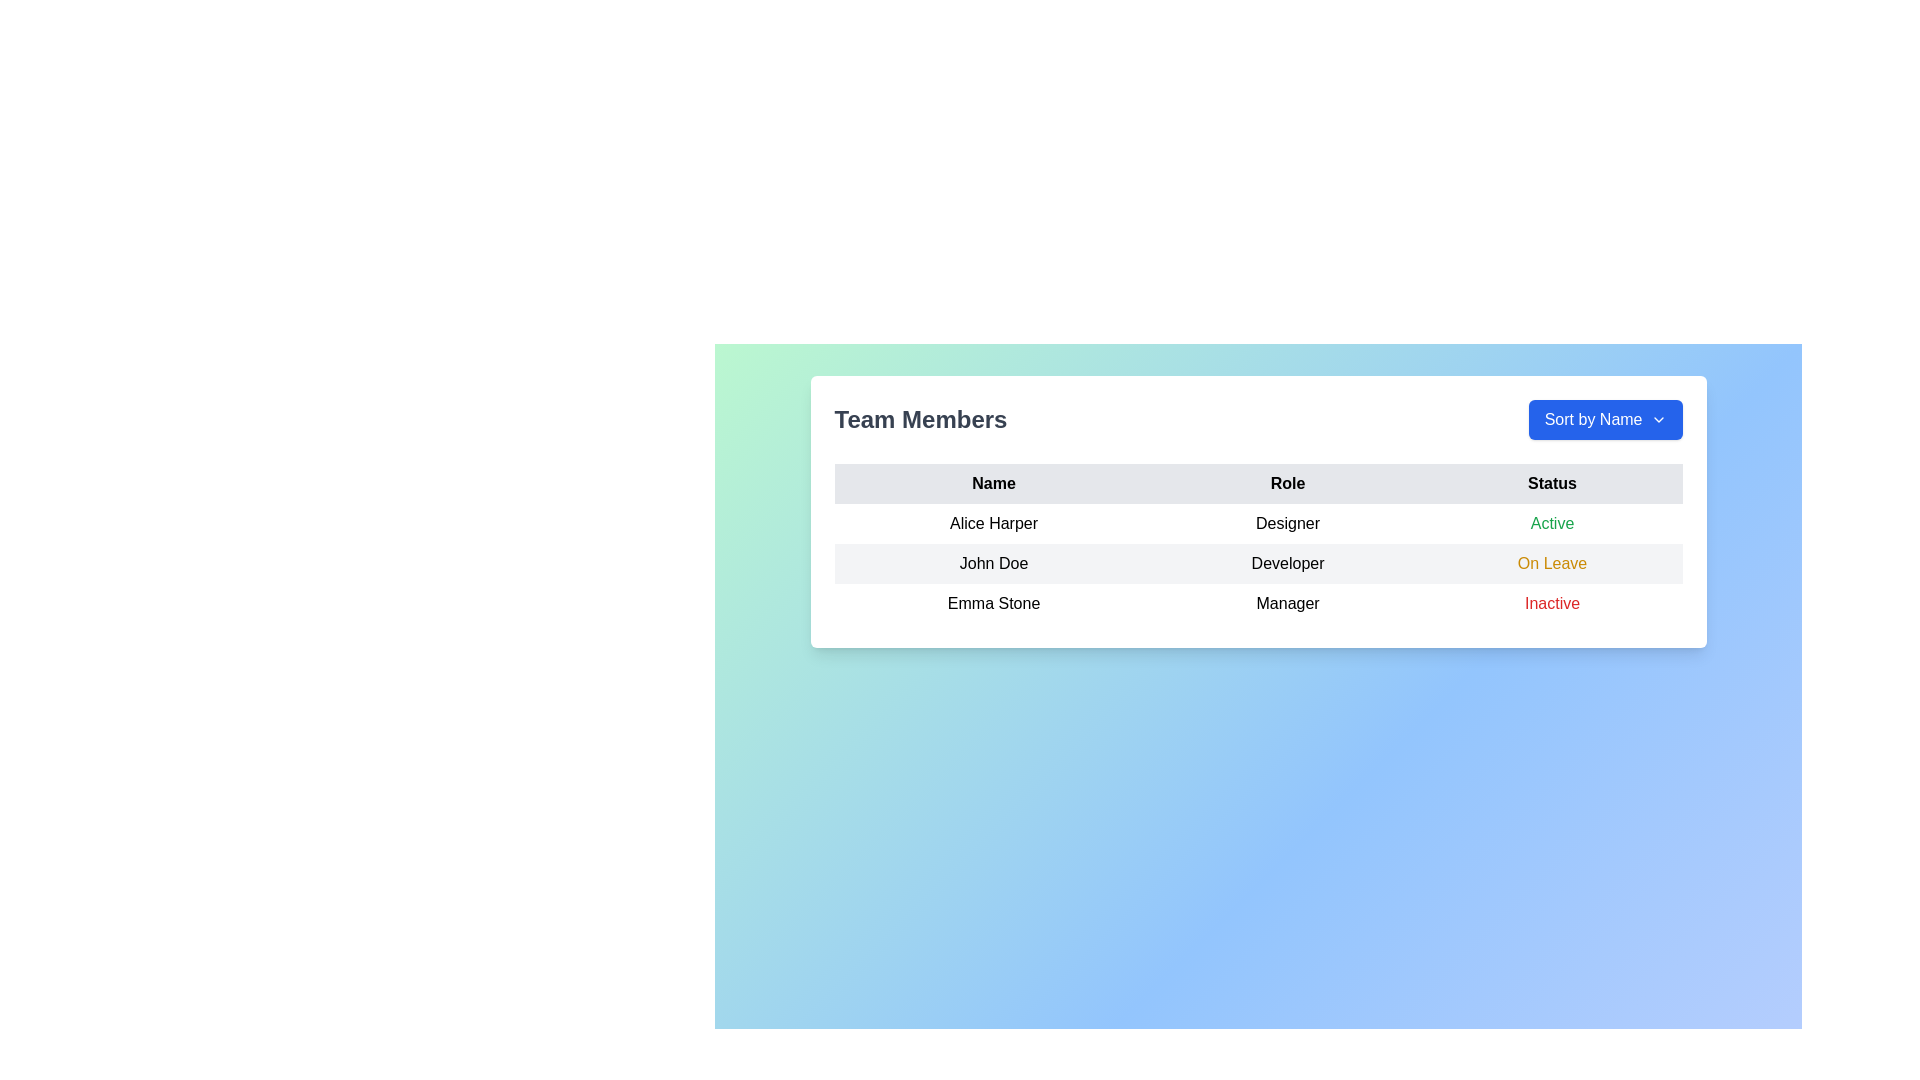 The width and height of the screenshot is (1920, 1080). What do you see at coordinates (1551, 563) in the screenshot?
I see `displayed text of the status label indicating that the individual is 'On Leave', located in the third position of the team member list` at bounding box center [1551, 563].